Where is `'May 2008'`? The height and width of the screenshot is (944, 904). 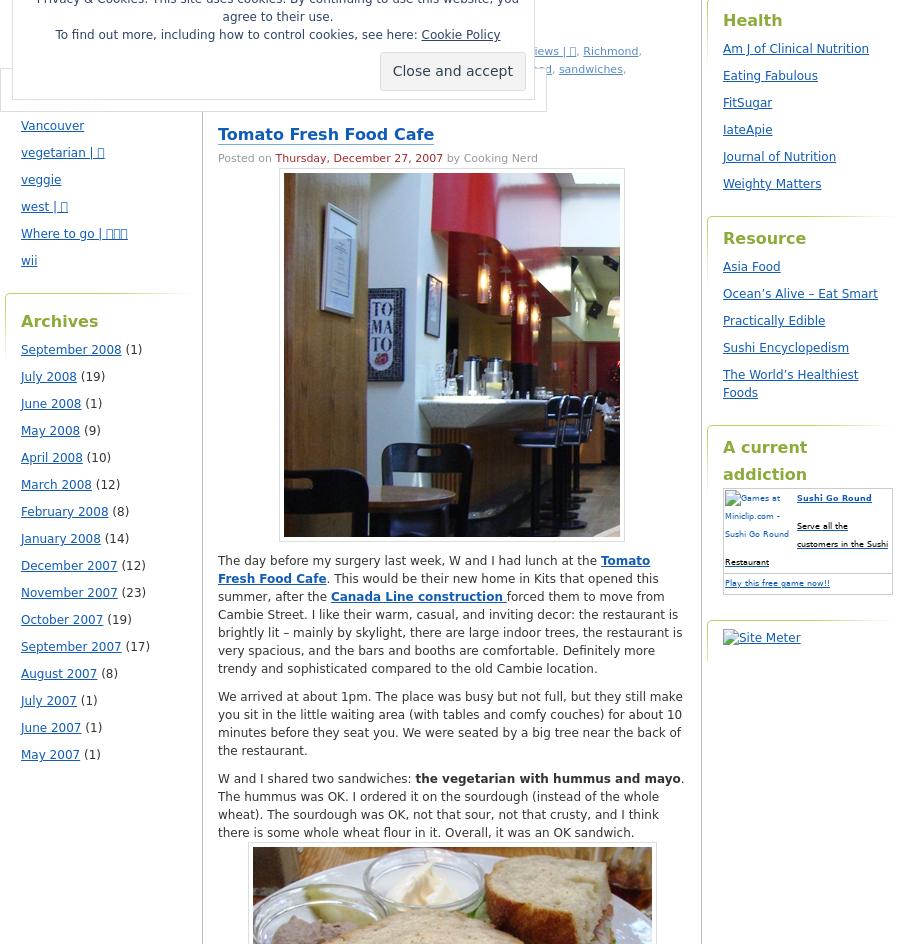 'May 2008' is located at coordinates (49, 430).